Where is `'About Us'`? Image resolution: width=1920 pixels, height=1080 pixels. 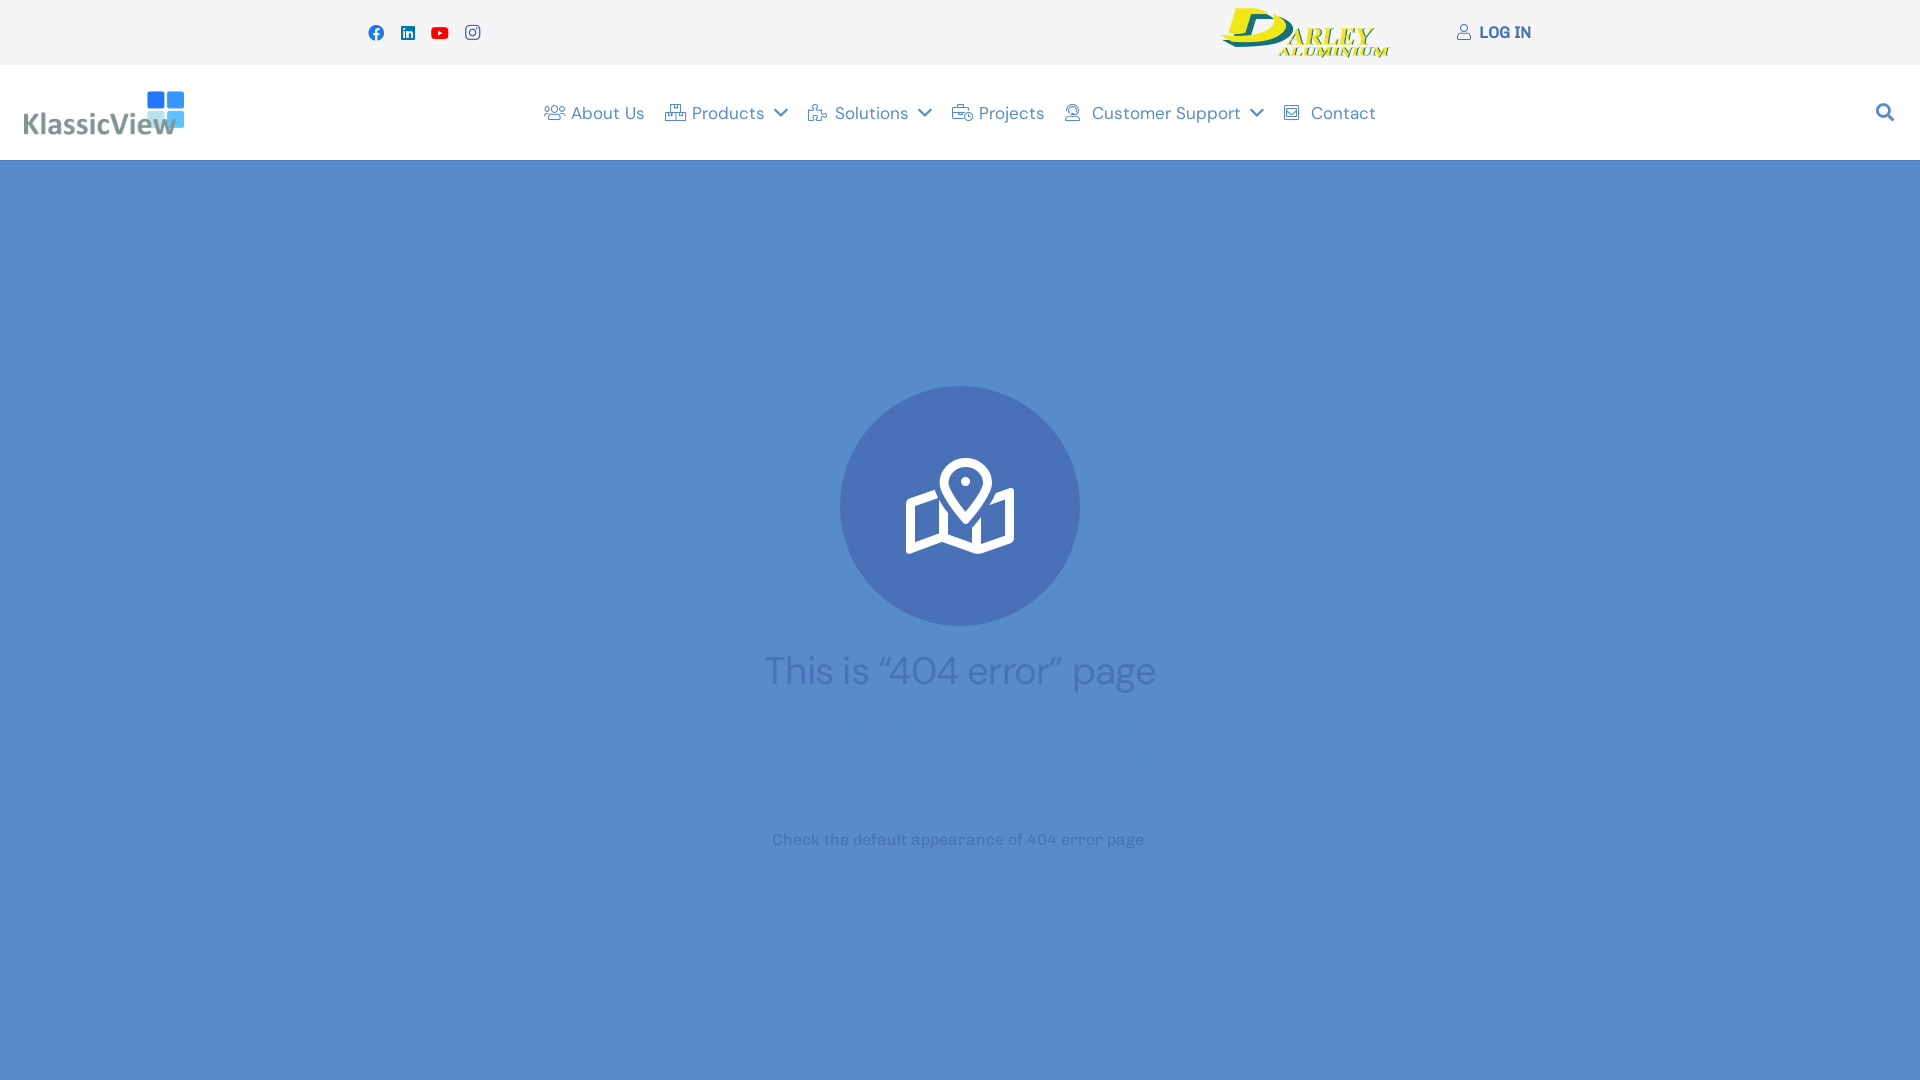 'About Us' is located at coordinates (593, 112).